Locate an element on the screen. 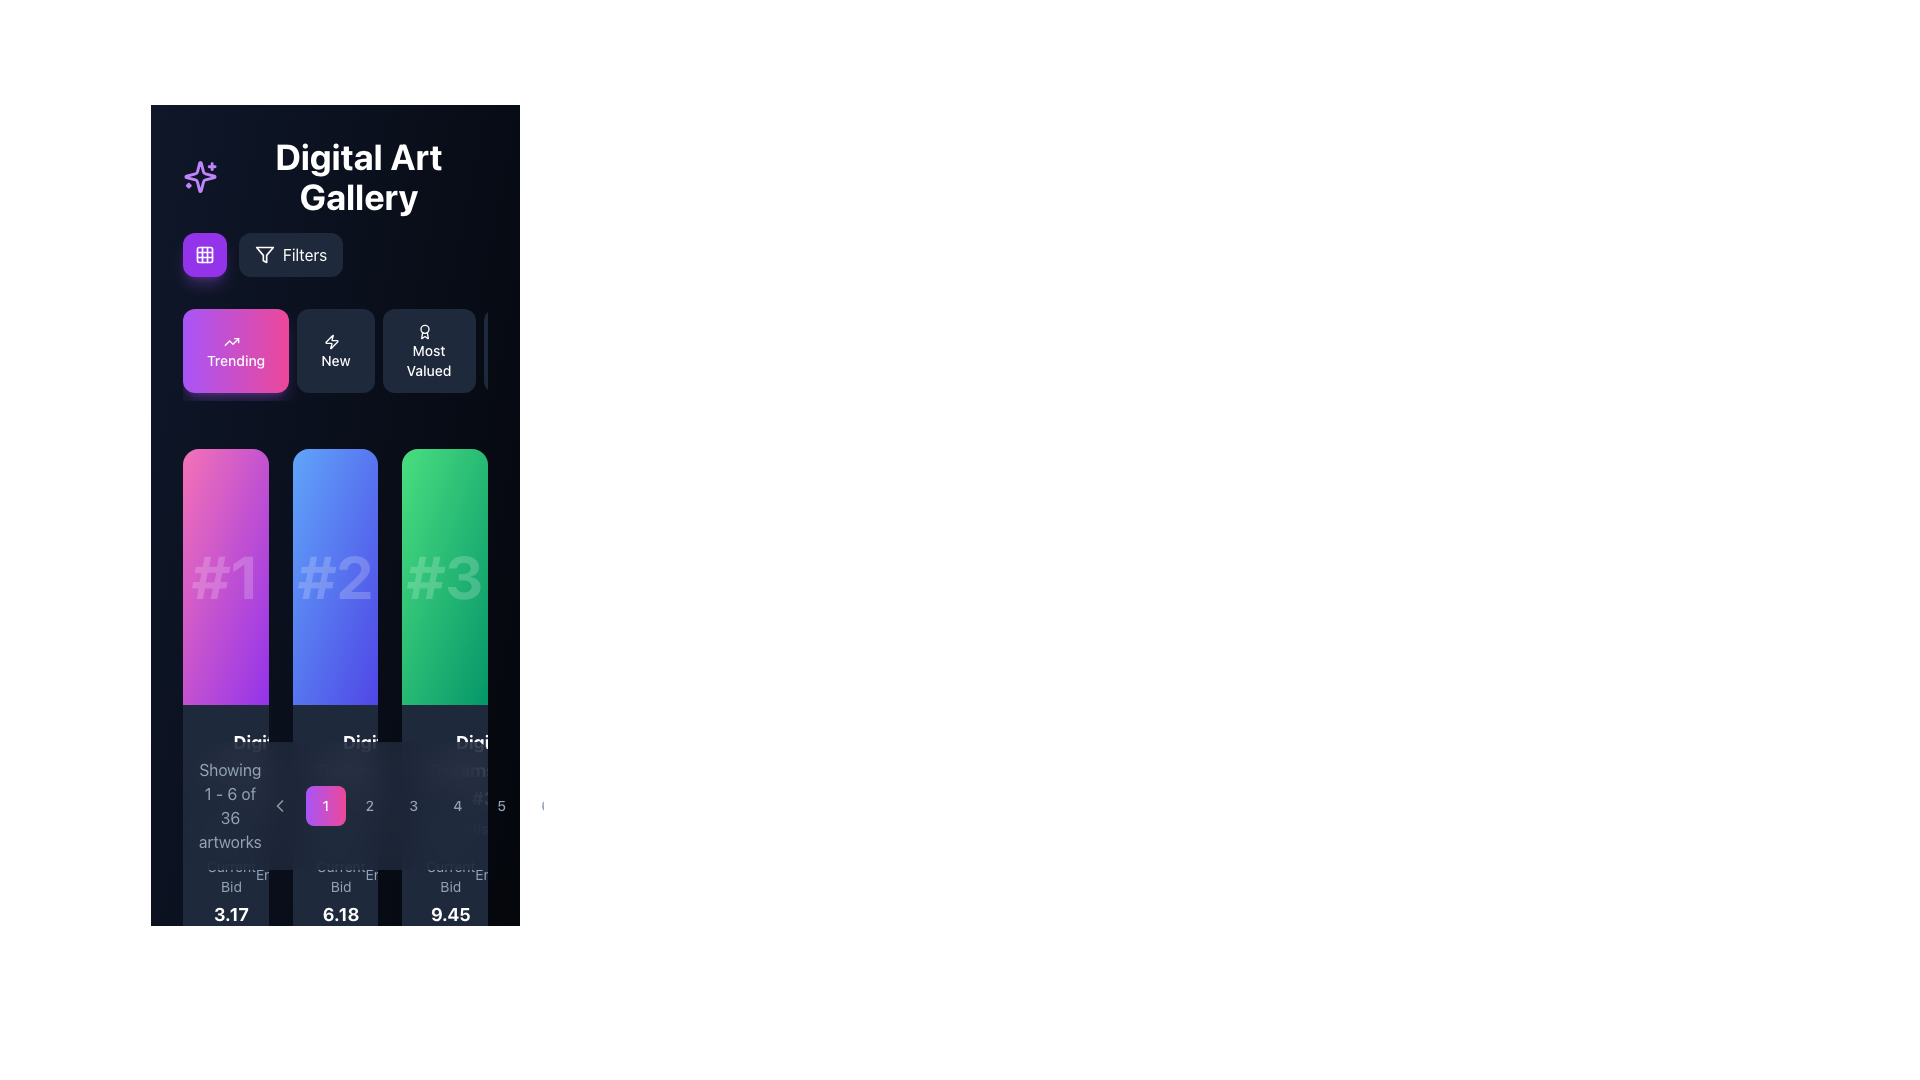  the static text display indicating the sequence number '#3', which is part of the third green card in a series of vertically elongated rectangles is located at coordinates (444, 577).